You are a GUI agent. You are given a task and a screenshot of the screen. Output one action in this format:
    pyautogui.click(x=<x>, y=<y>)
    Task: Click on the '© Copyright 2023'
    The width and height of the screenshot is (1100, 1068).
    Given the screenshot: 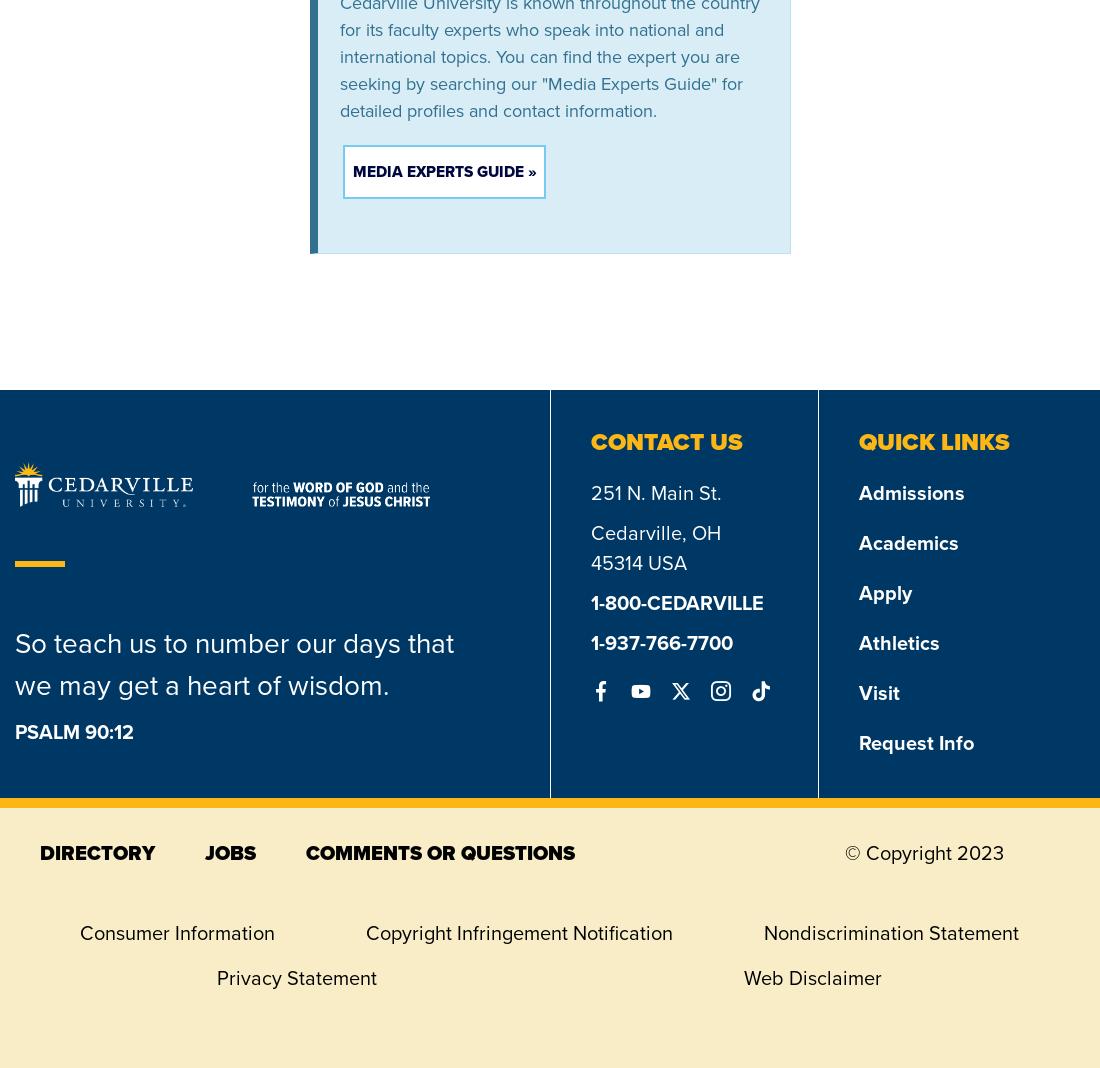 What is the action you would take?
    pyautogui.click(x=924, y=852)
    